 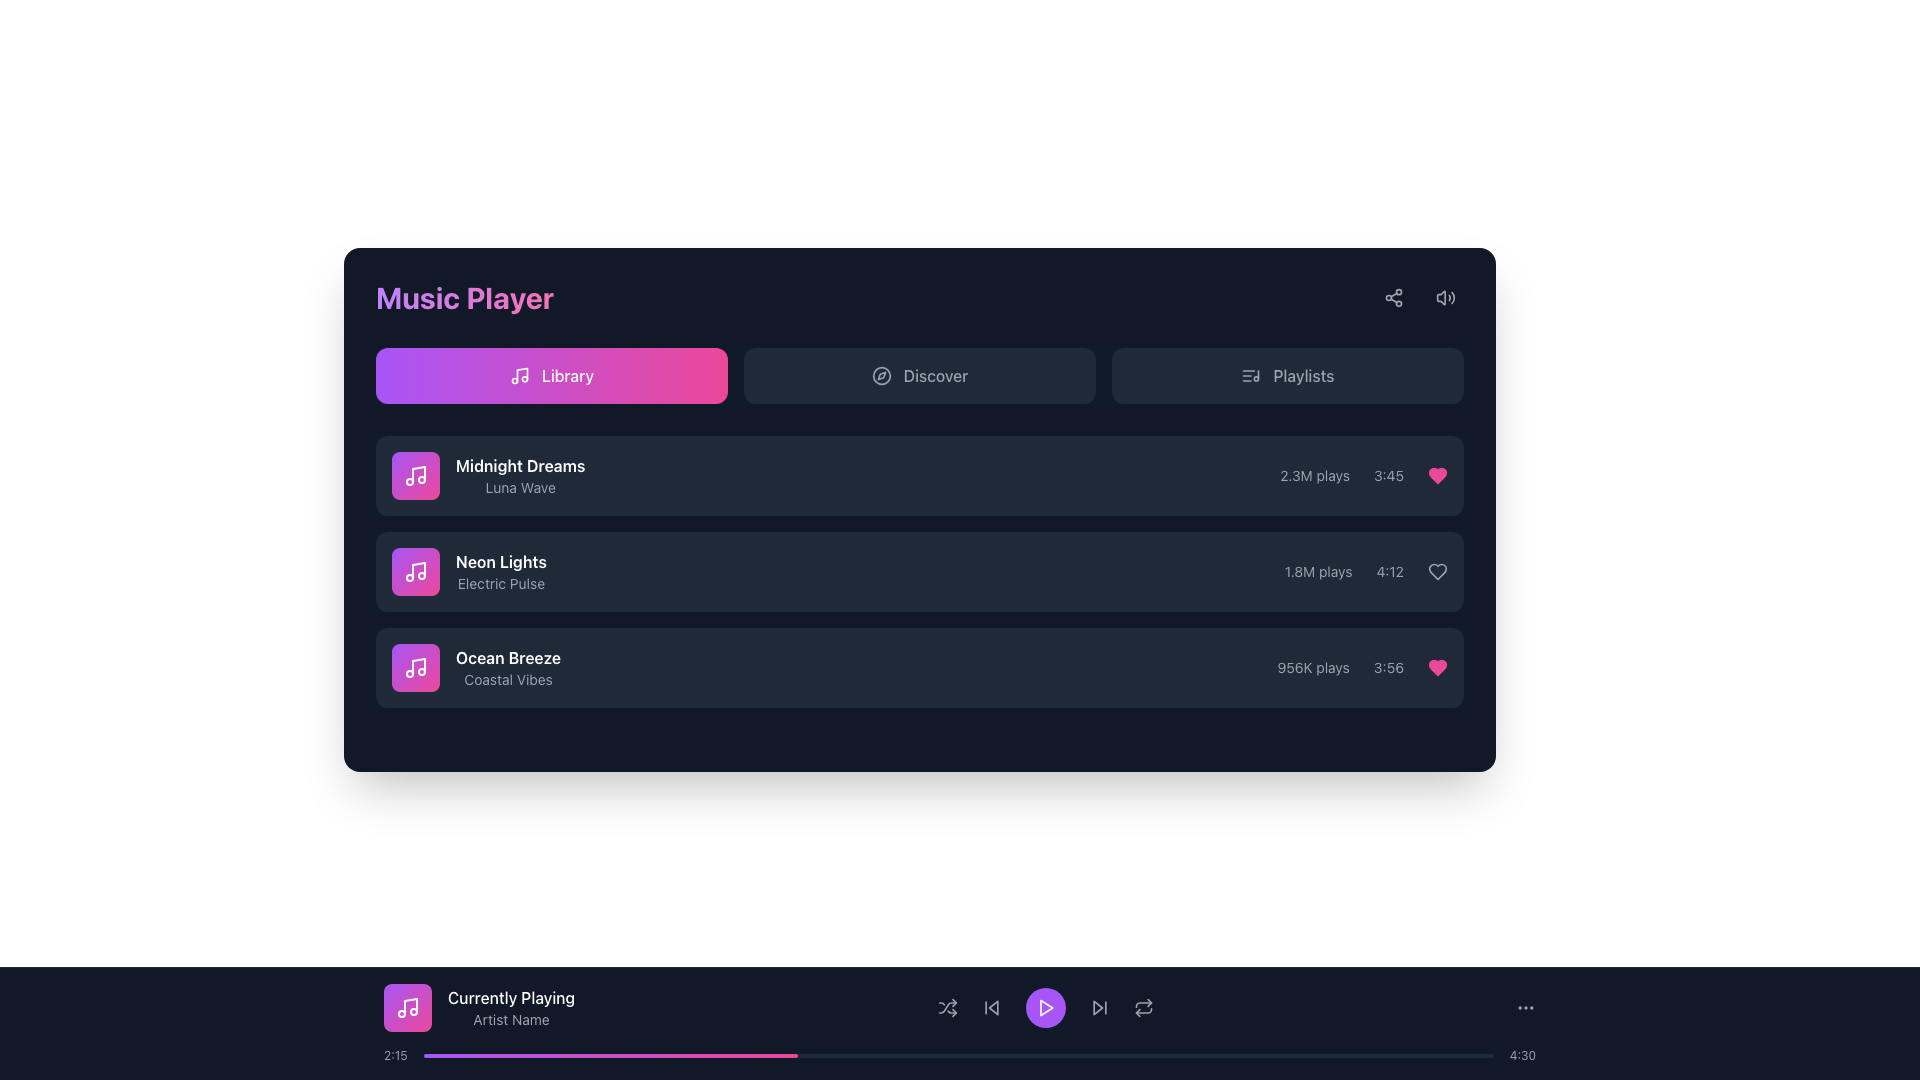 What do you see at coordinates (1437, 475) in the screenshot?
I see `the heart icon in the upper-right corner of the first row in the music track list` at bounding box center [1437, 475].